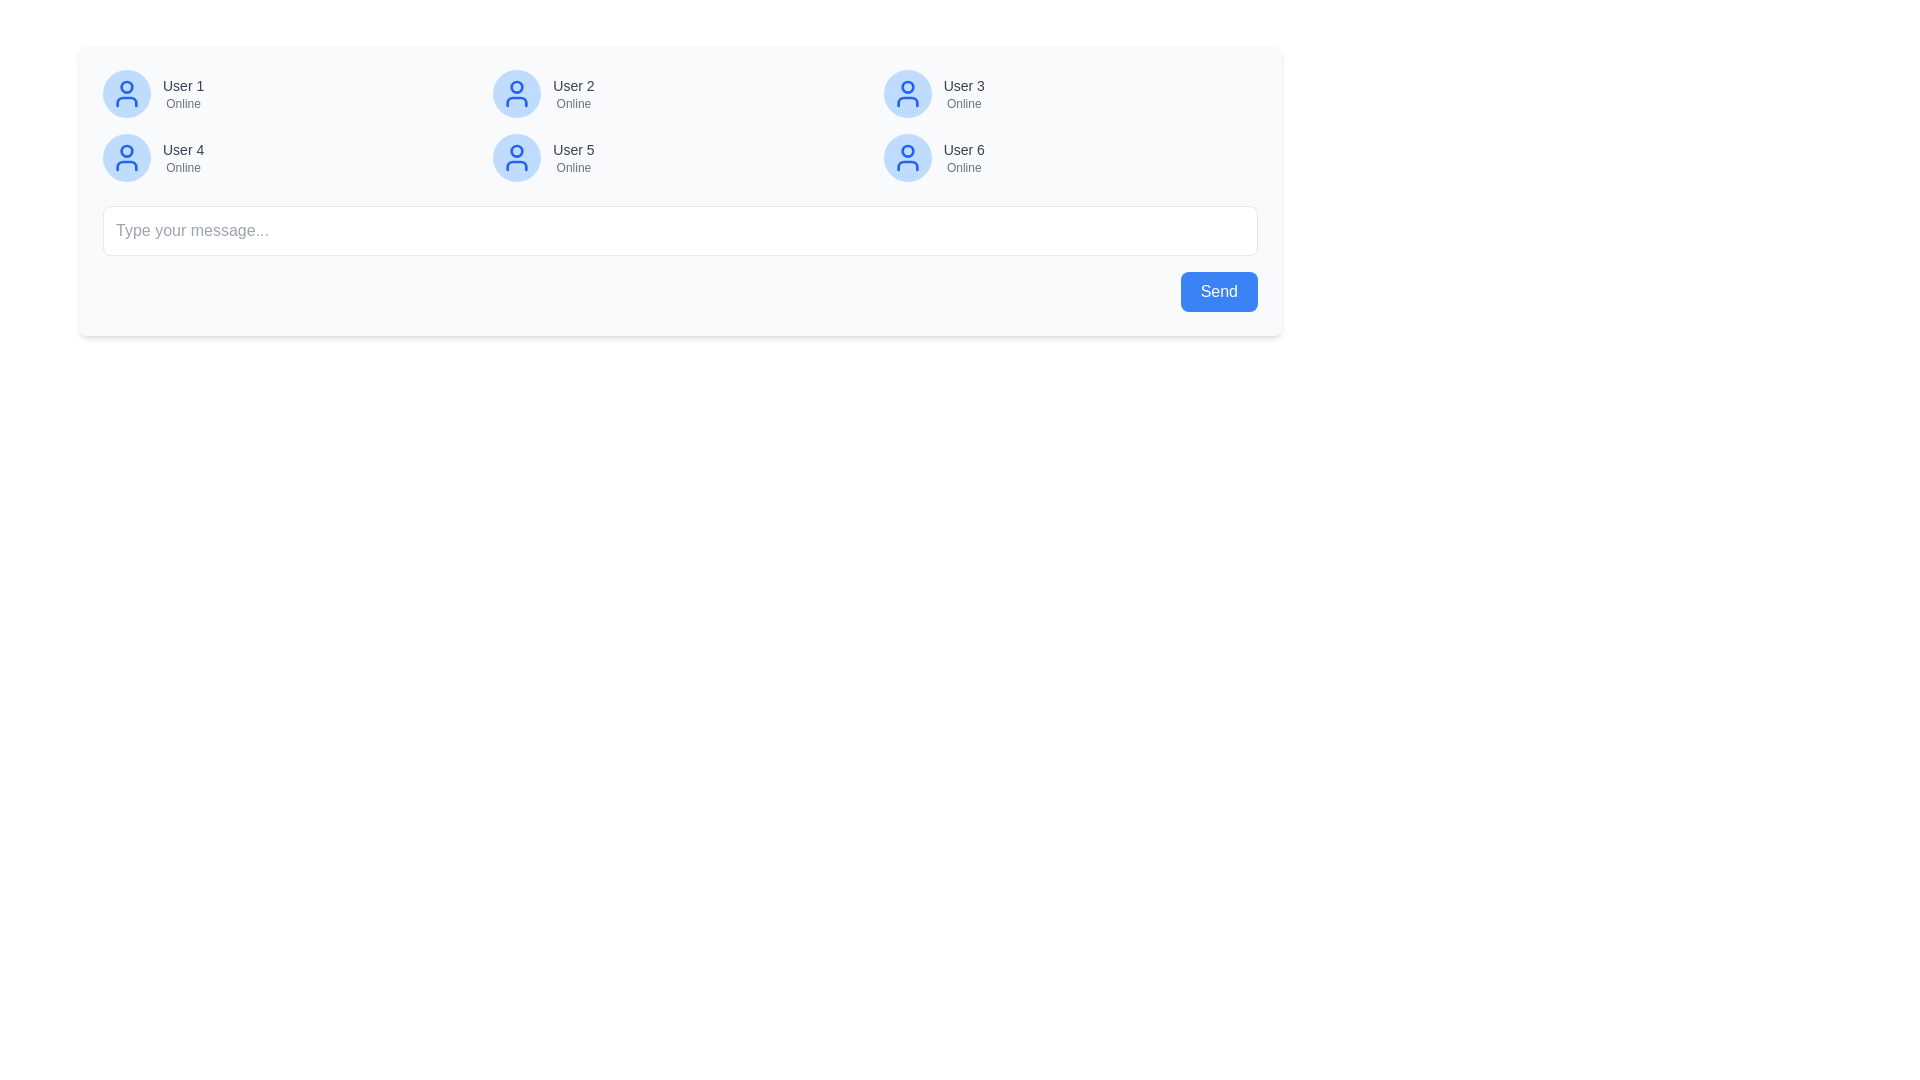  Describe the element at coordinates (572, 157) in the screenshot. I see `the displayed information of the text block containing 'User 5' and 'Online', which is styled in a title-subtitle format and located in the third column of user elements` at that location.